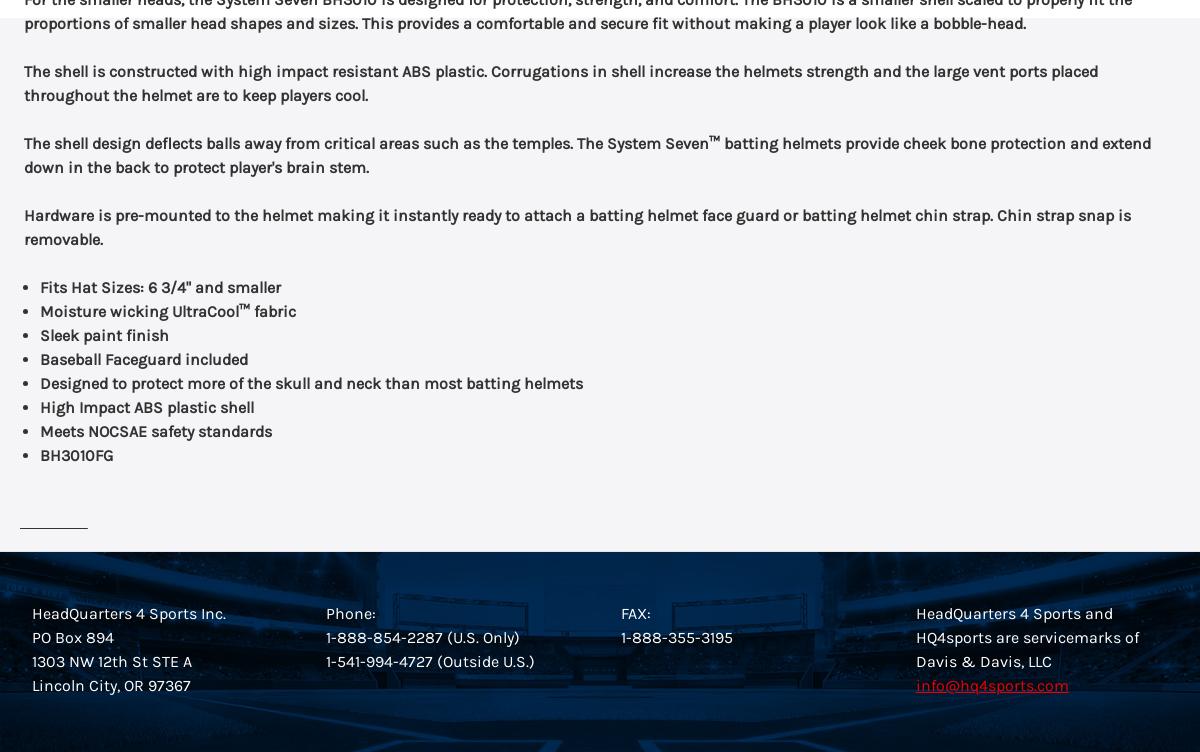 Image resolution: width=1200 pixels, height=752 pixels. What do you see at coordinates (430, 660) in the screenshot?
I see `'1-541-994-4727 (Outside U.S.)'` at bounding box center [430, 660].